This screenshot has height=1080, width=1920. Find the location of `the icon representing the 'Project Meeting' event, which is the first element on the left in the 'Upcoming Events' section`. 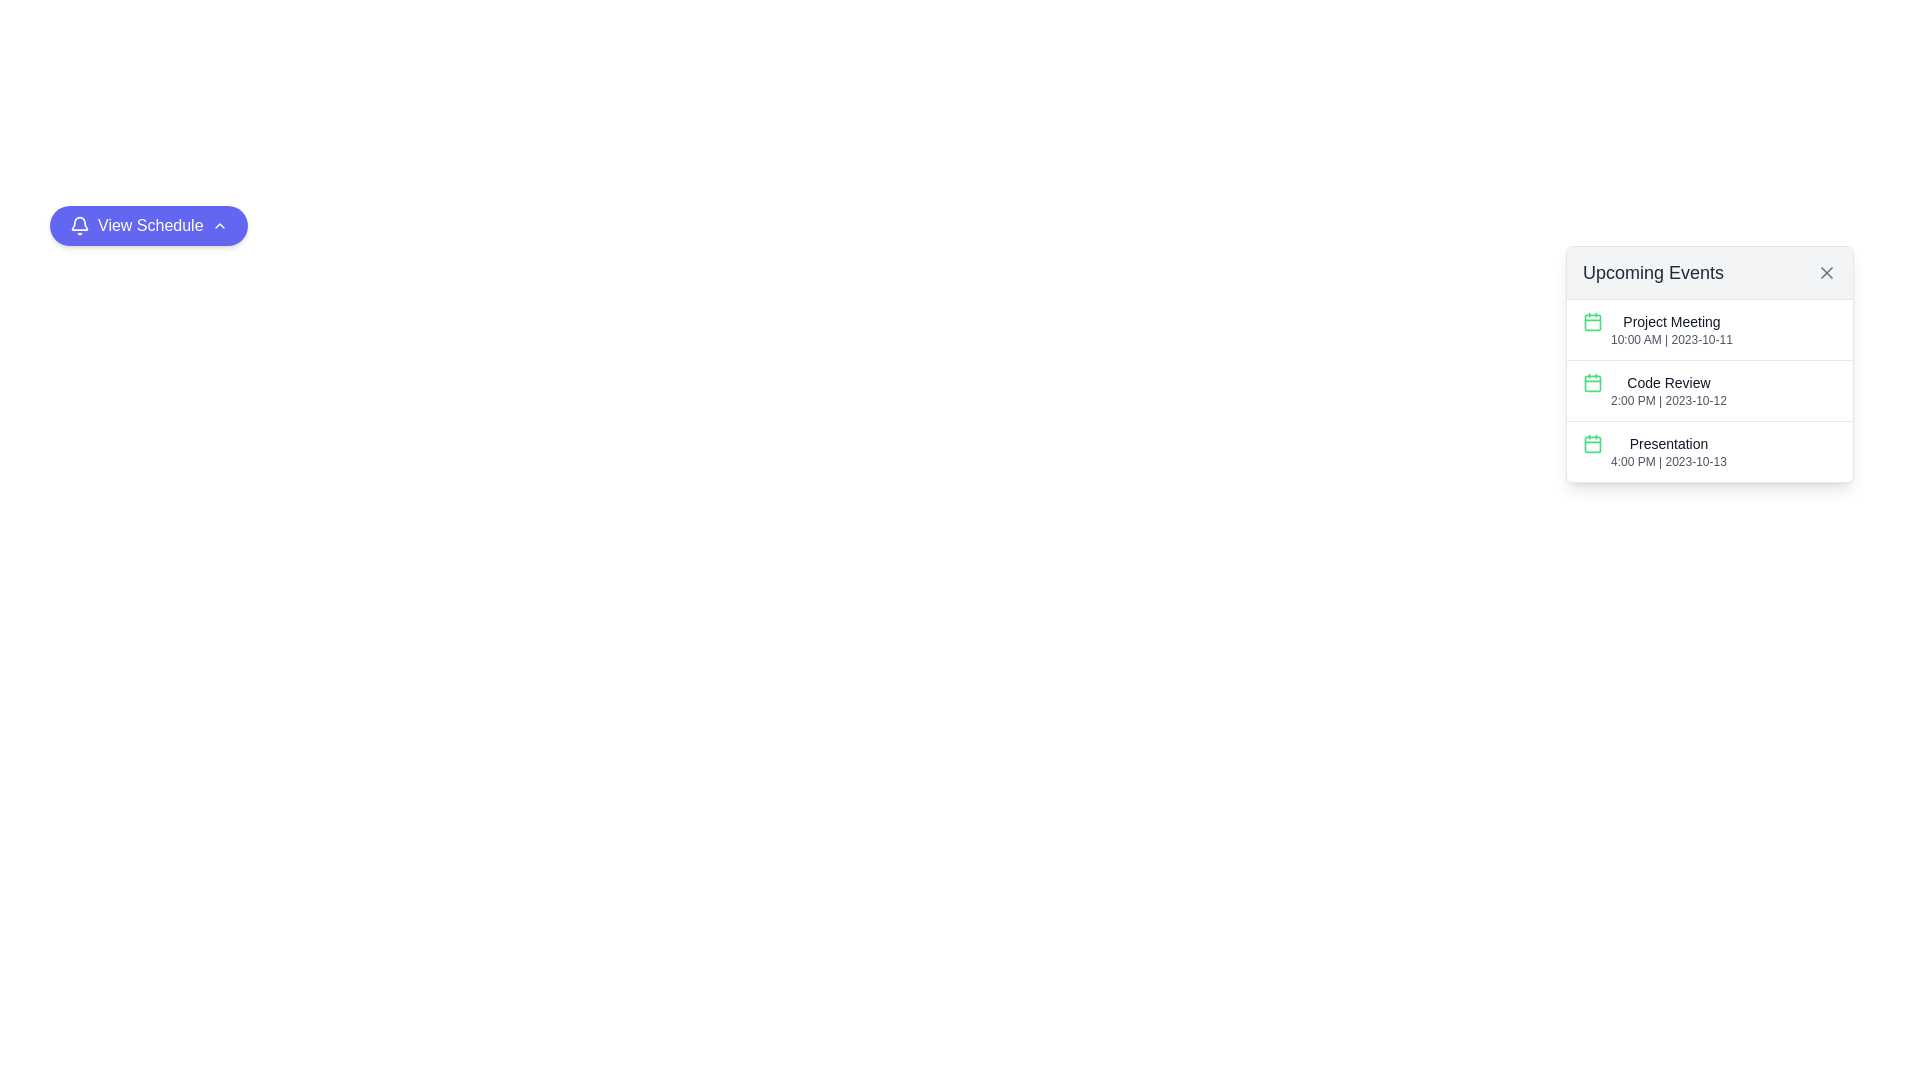

the icon representing the 'Project Meeting' event, which is the first element on the left in the 'Upcoming Events' section is located at coordinates (1592, 320).